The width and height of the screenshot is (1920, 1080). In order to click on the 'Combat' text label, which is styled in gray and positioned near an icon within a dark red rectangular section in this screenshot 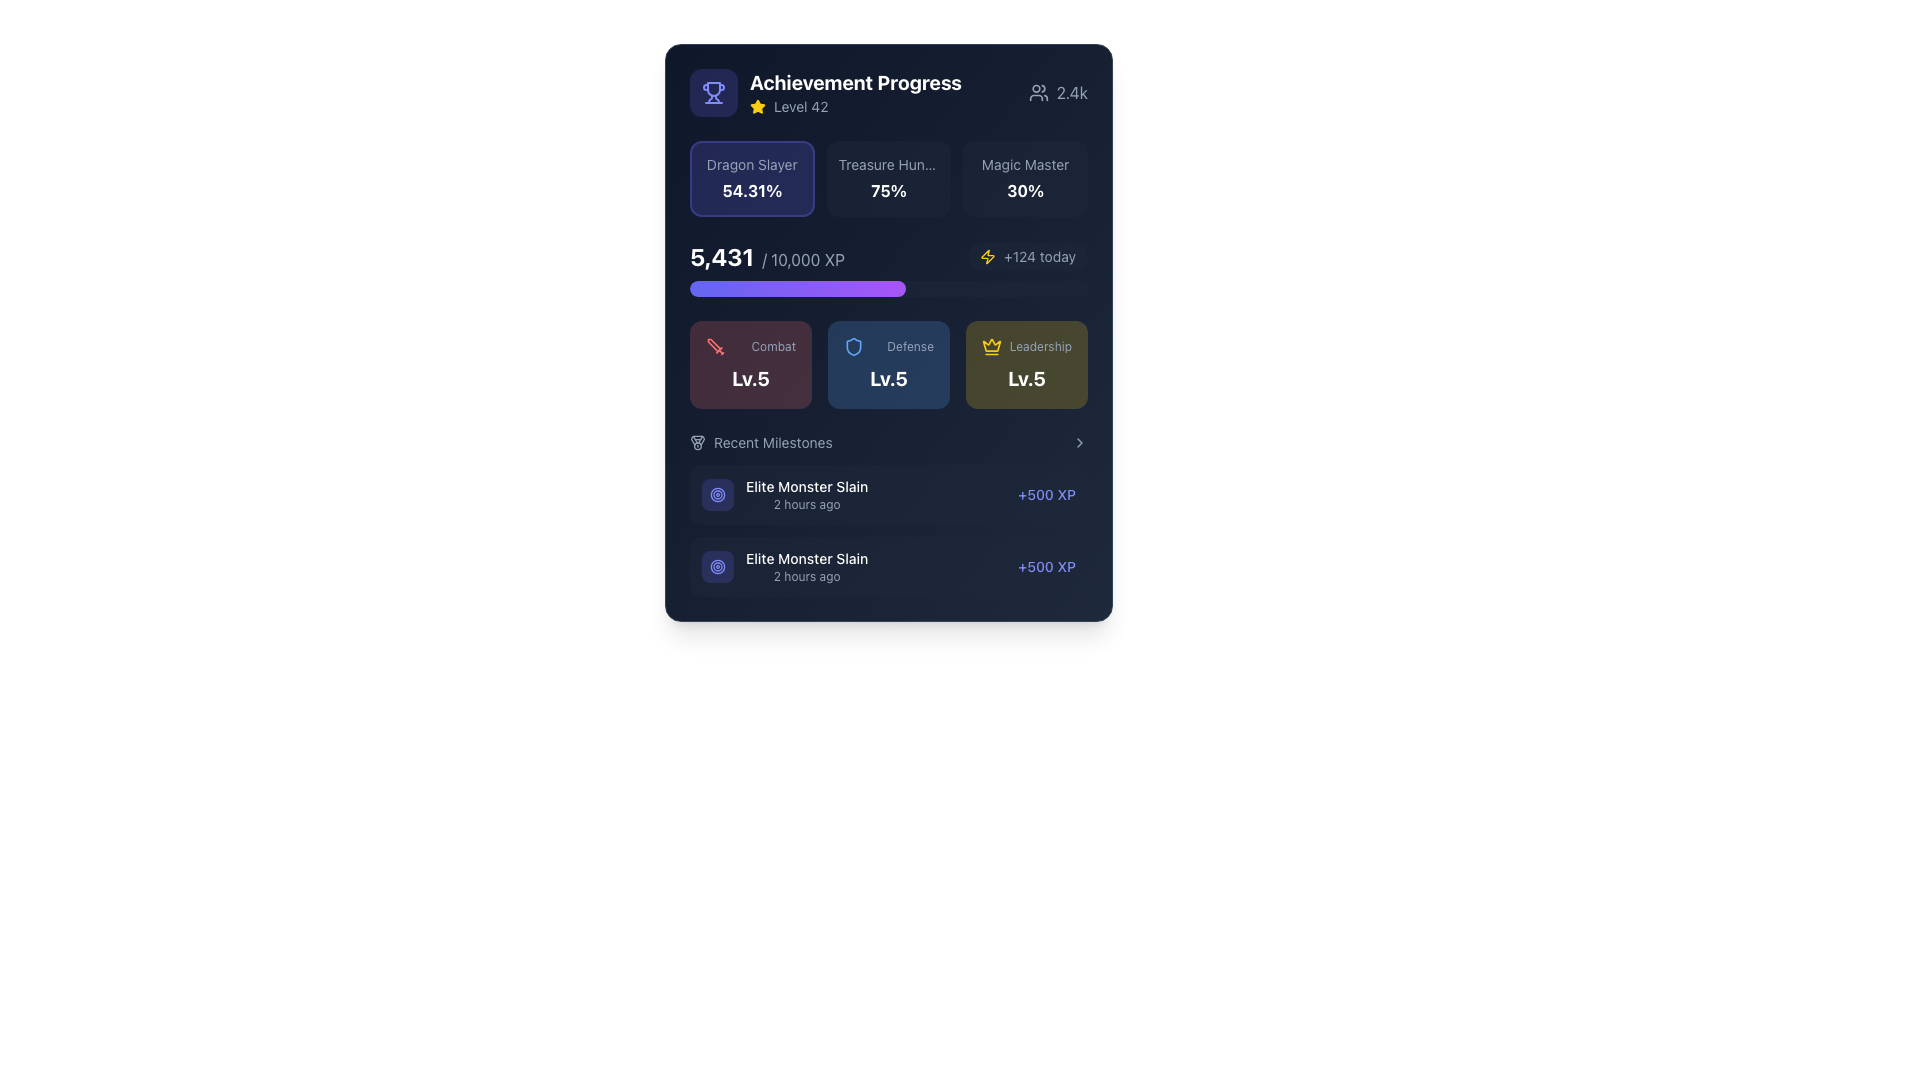, I will do `click(772, 346)`.